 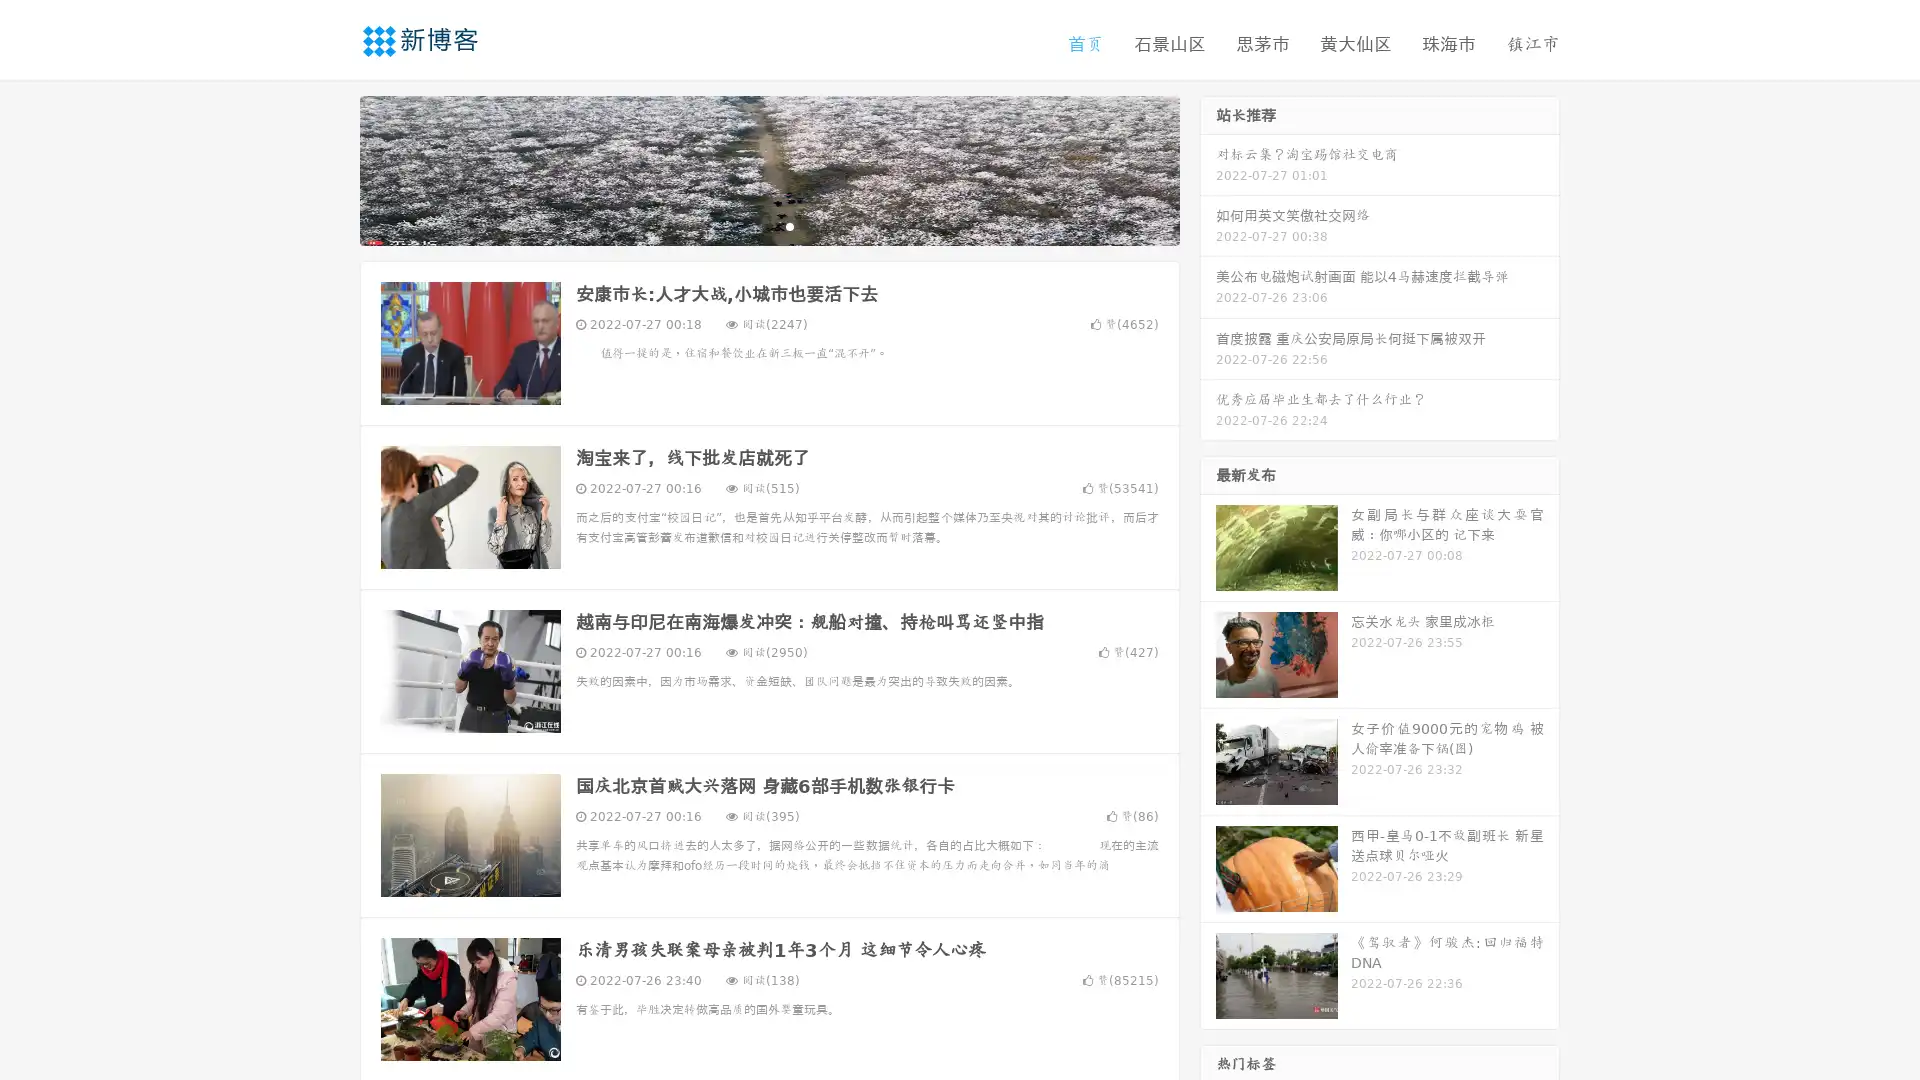 I want to click on Go to slide 3, so click(x=789, y=225).